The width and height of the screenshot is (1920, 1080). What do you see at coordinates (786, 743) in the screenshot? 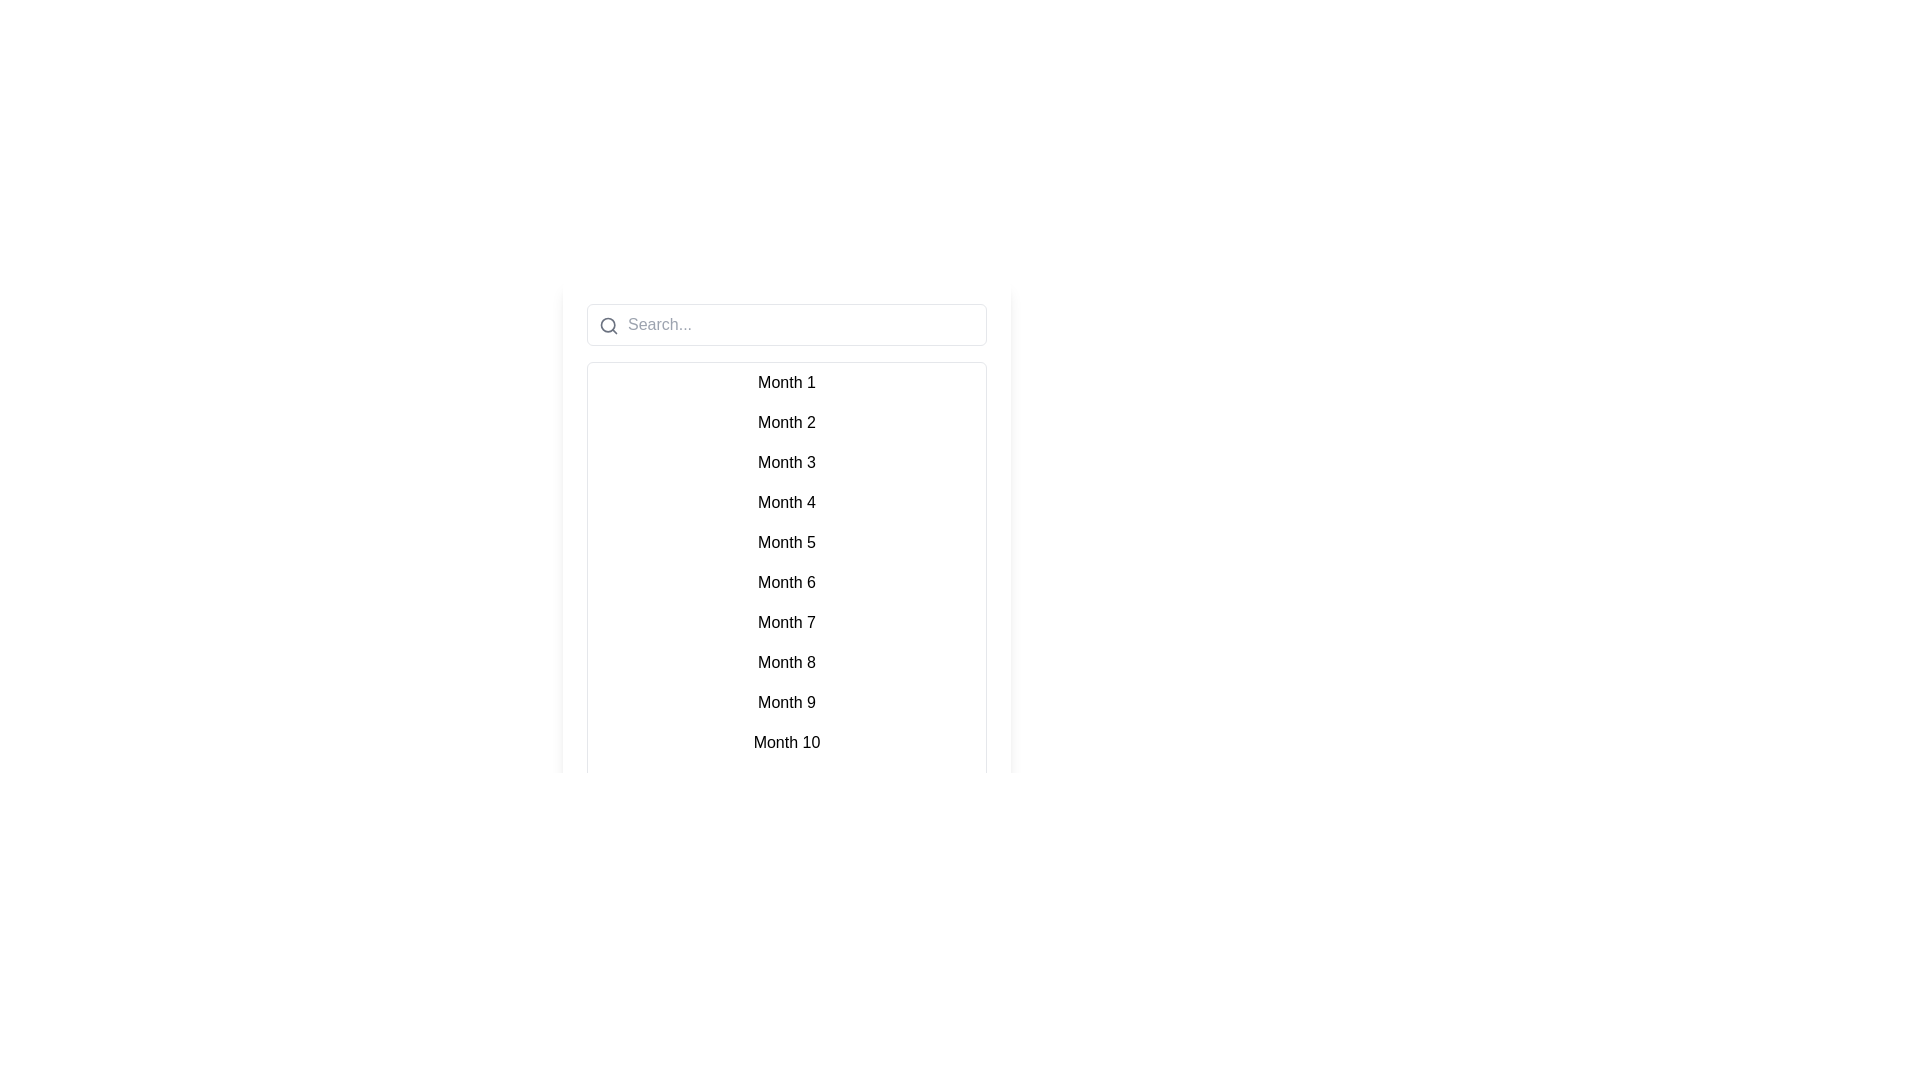
I see `the interactive list item representing the tenth month` at bounding box center [786, 743].